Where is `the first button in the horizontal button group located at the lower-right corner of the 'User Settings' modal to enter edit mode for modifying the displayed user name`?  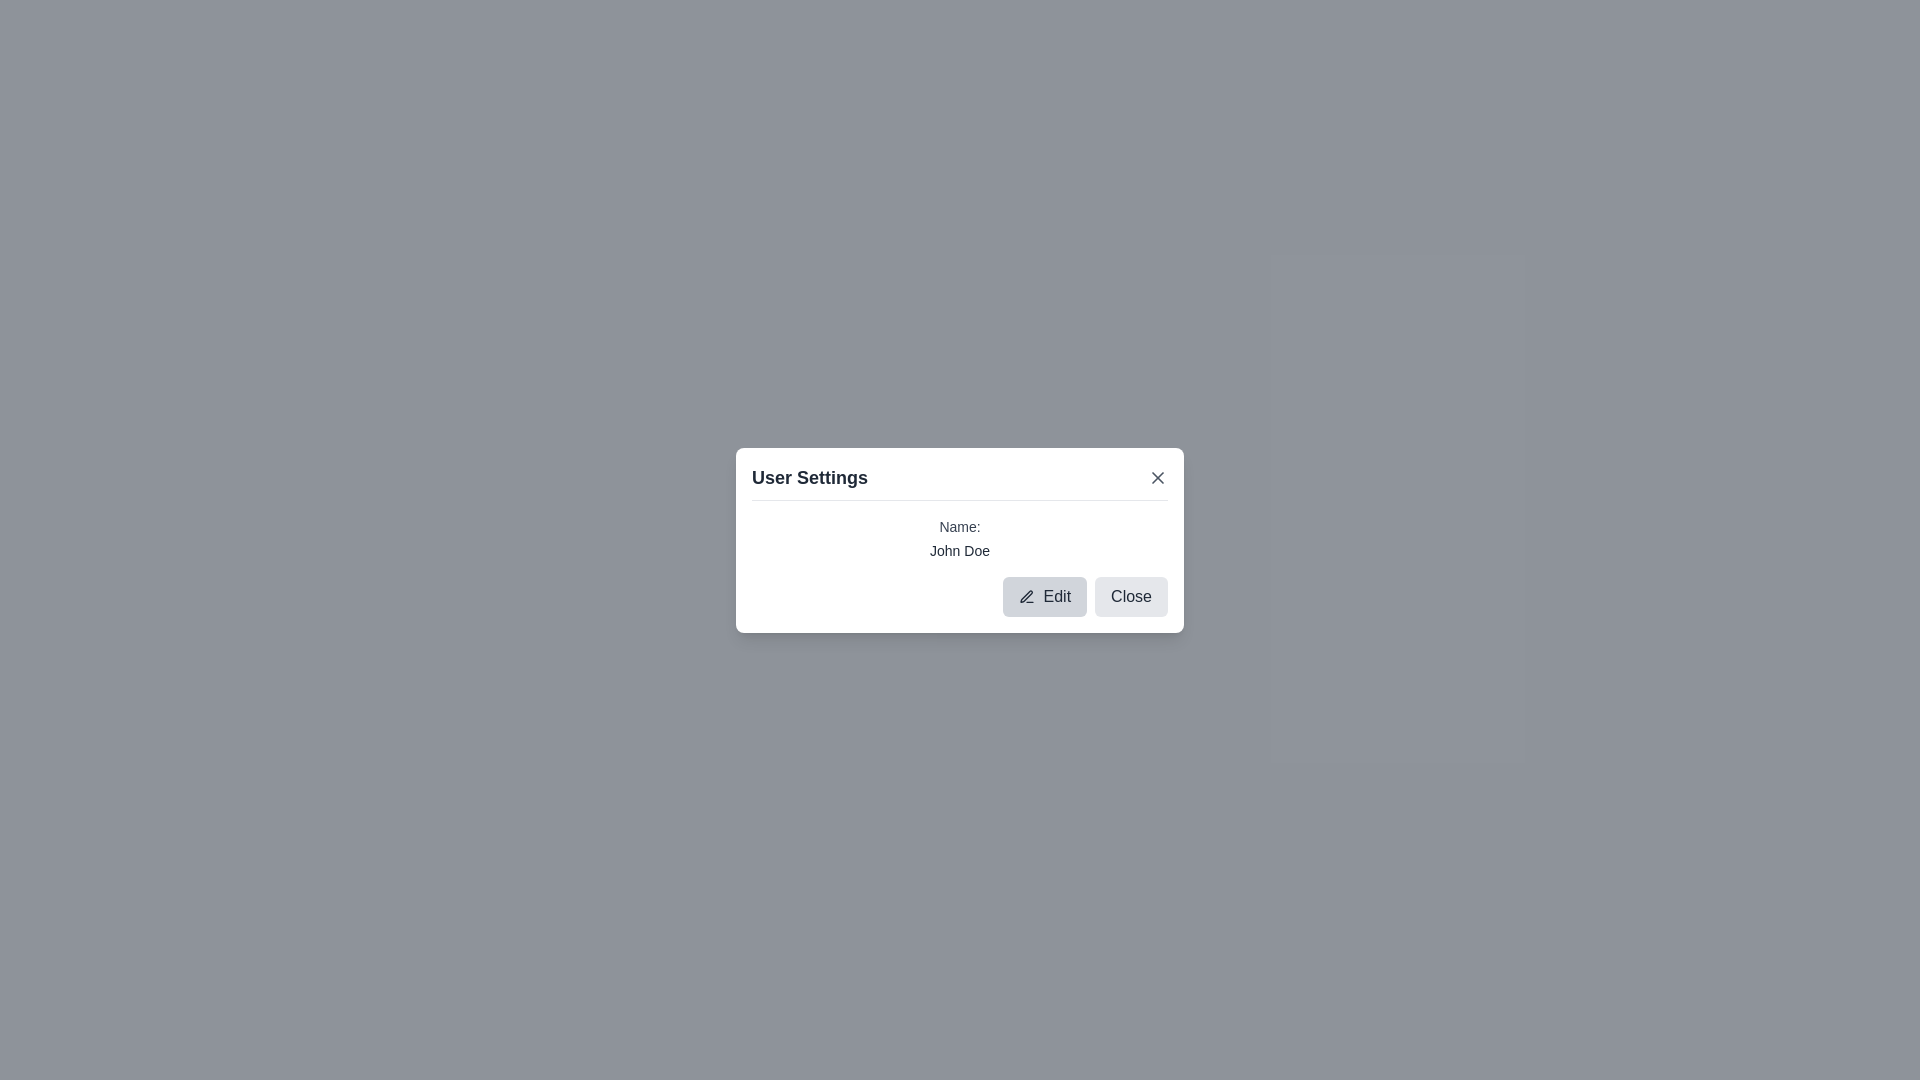 the first button in the horizontal button group located at the lower-right corner of the 'User Settings' modal to enter edit mode for modifying the displayed user name is located at coordinates (1044, 595).